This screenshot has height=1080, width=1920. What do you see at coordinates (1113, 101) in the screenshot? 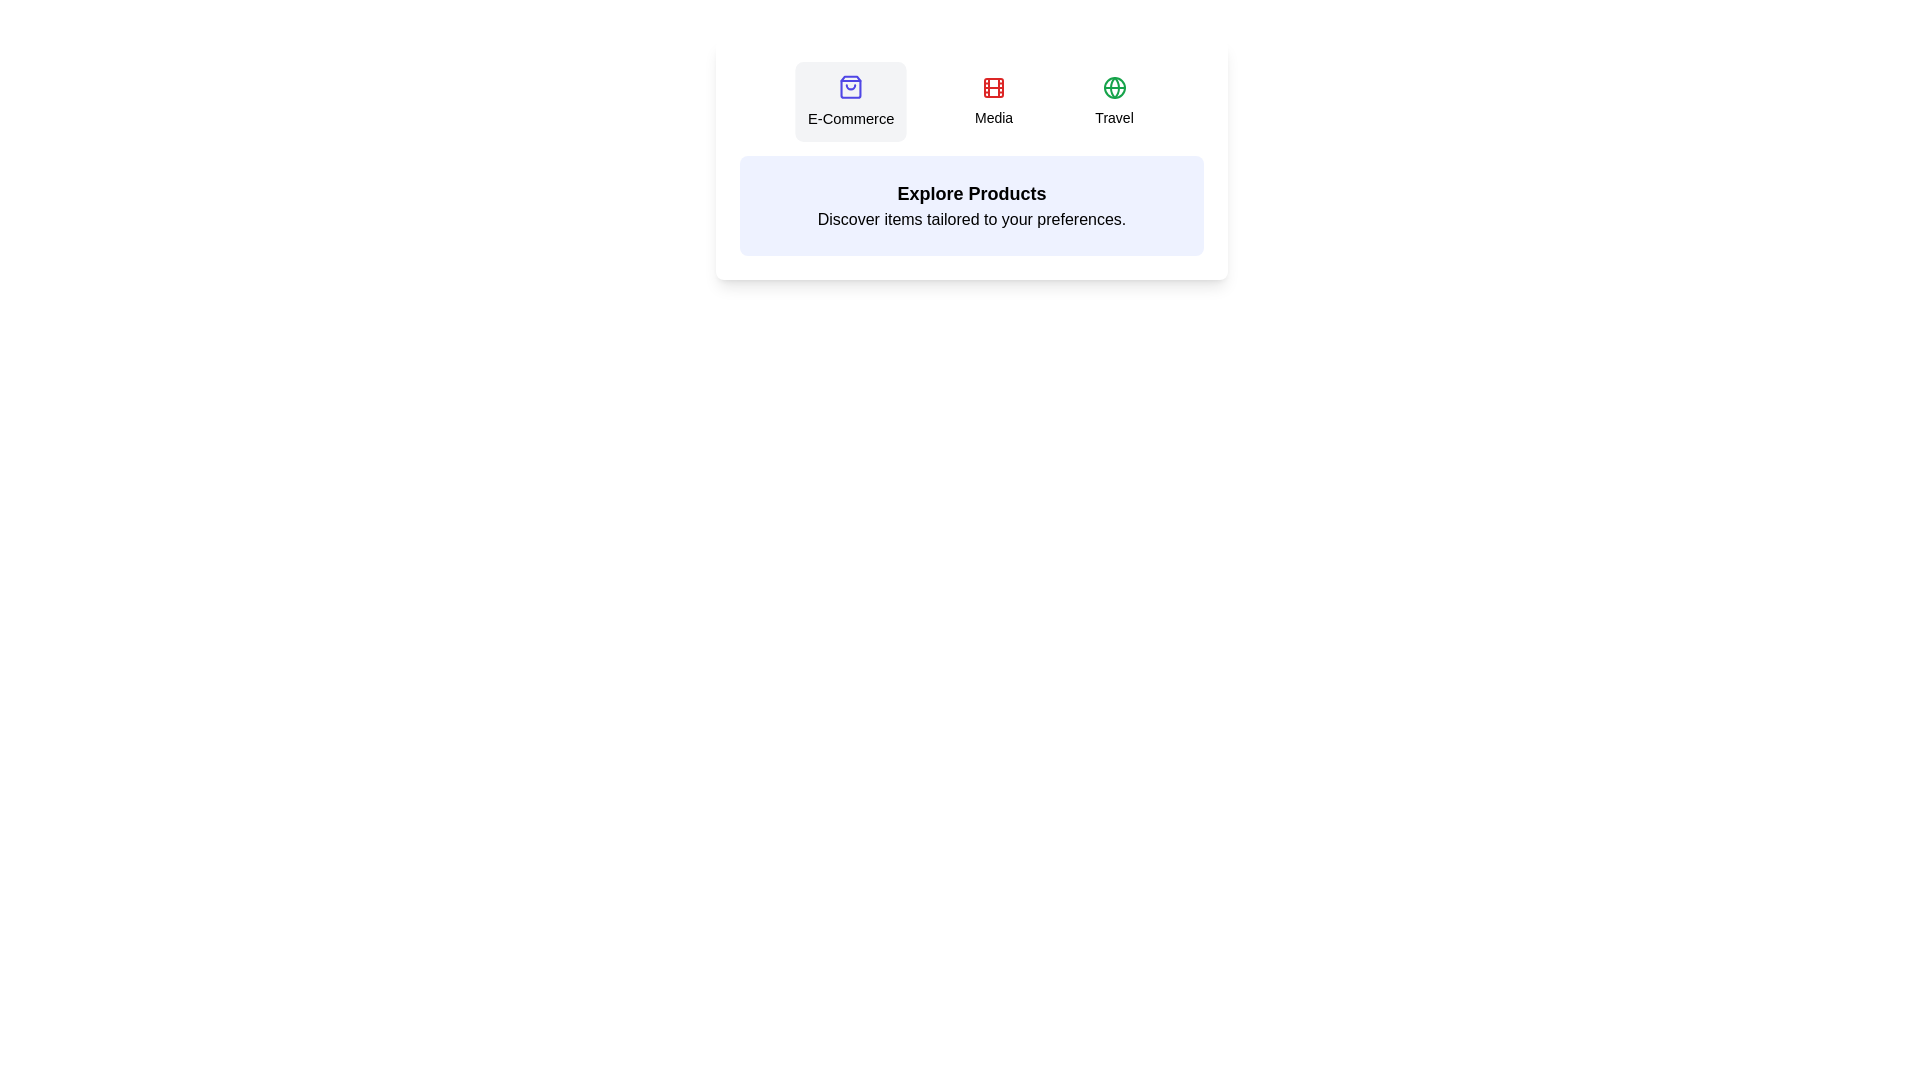
I see `the tab identified by Travel` at bounding box center [1113, 101].